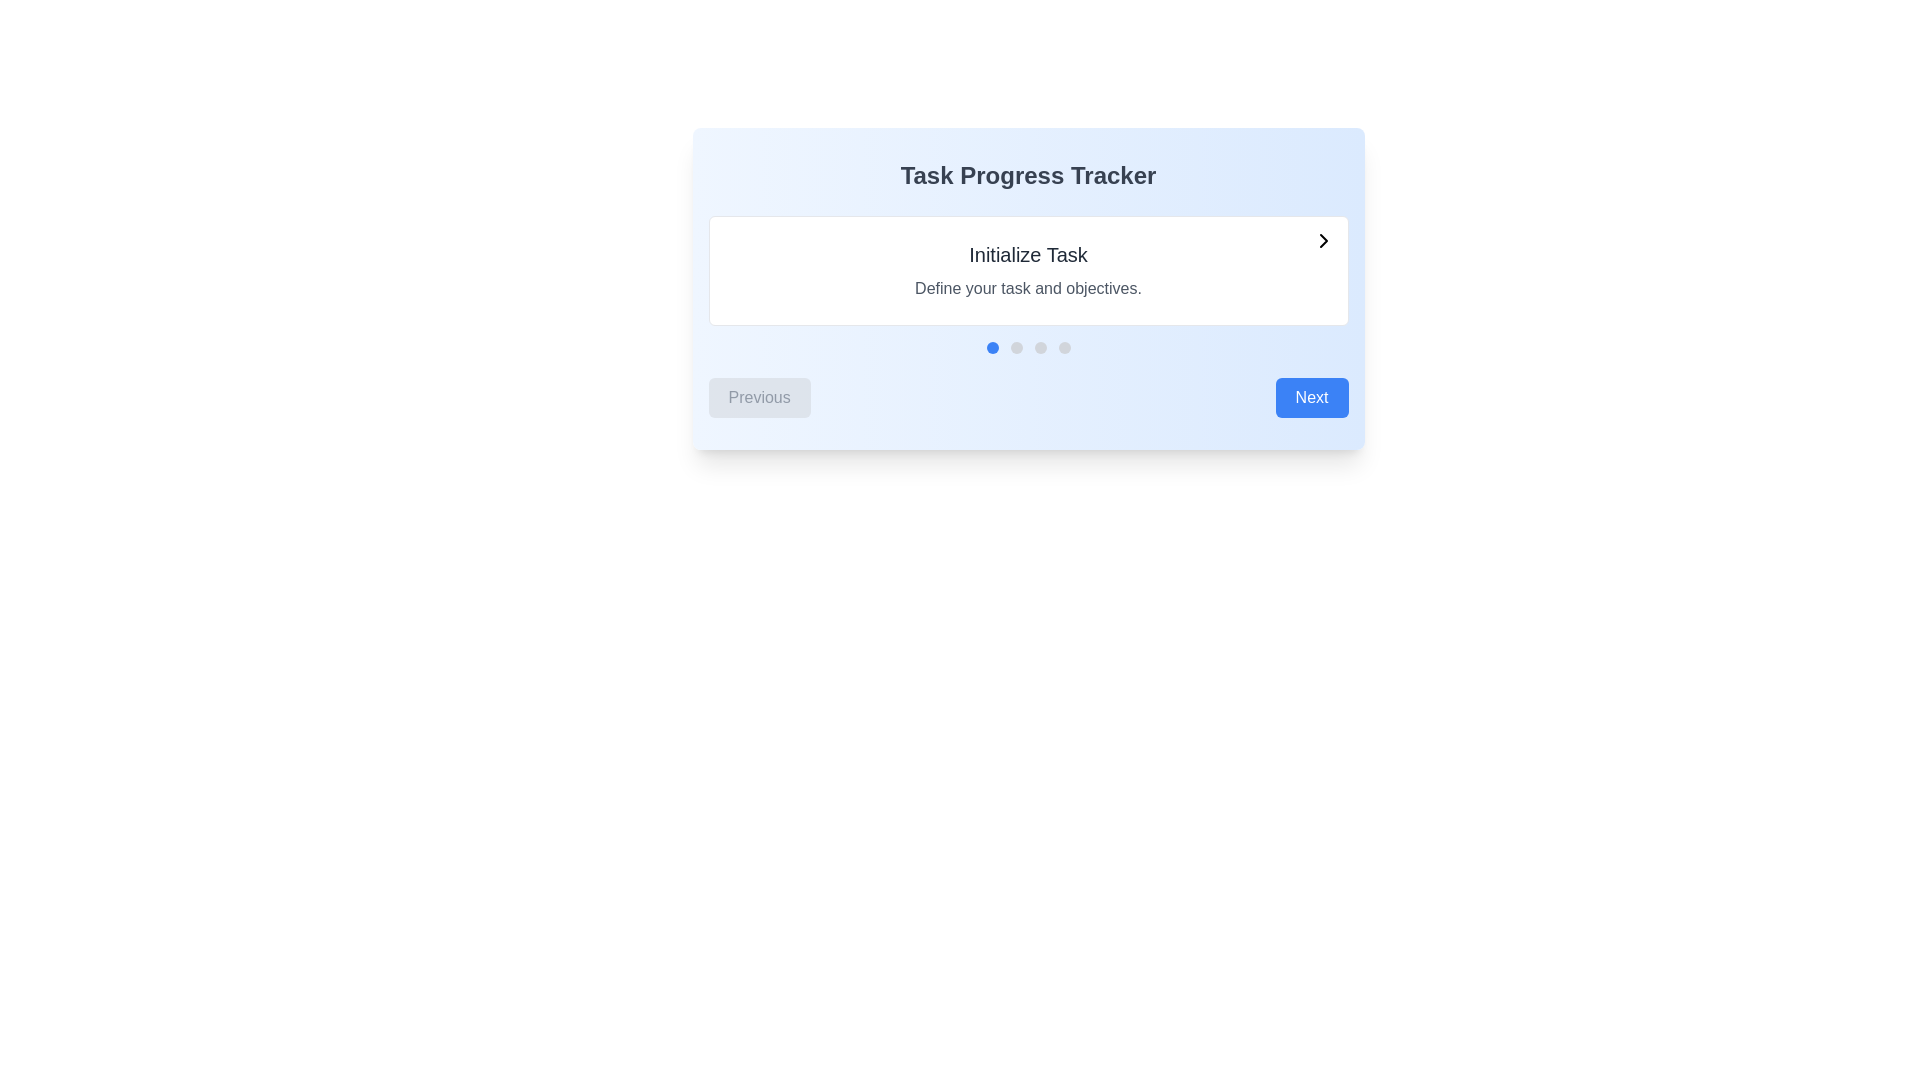 The height and width of the screenshot is (1080, 1920). Describe the element at coordinates (1063, 346) in the screenshot. I see `the state of the fourth circular progress indicator (dot) with a light gray background, which is part of the progress tracker component, to understand the step it represents` at that location.